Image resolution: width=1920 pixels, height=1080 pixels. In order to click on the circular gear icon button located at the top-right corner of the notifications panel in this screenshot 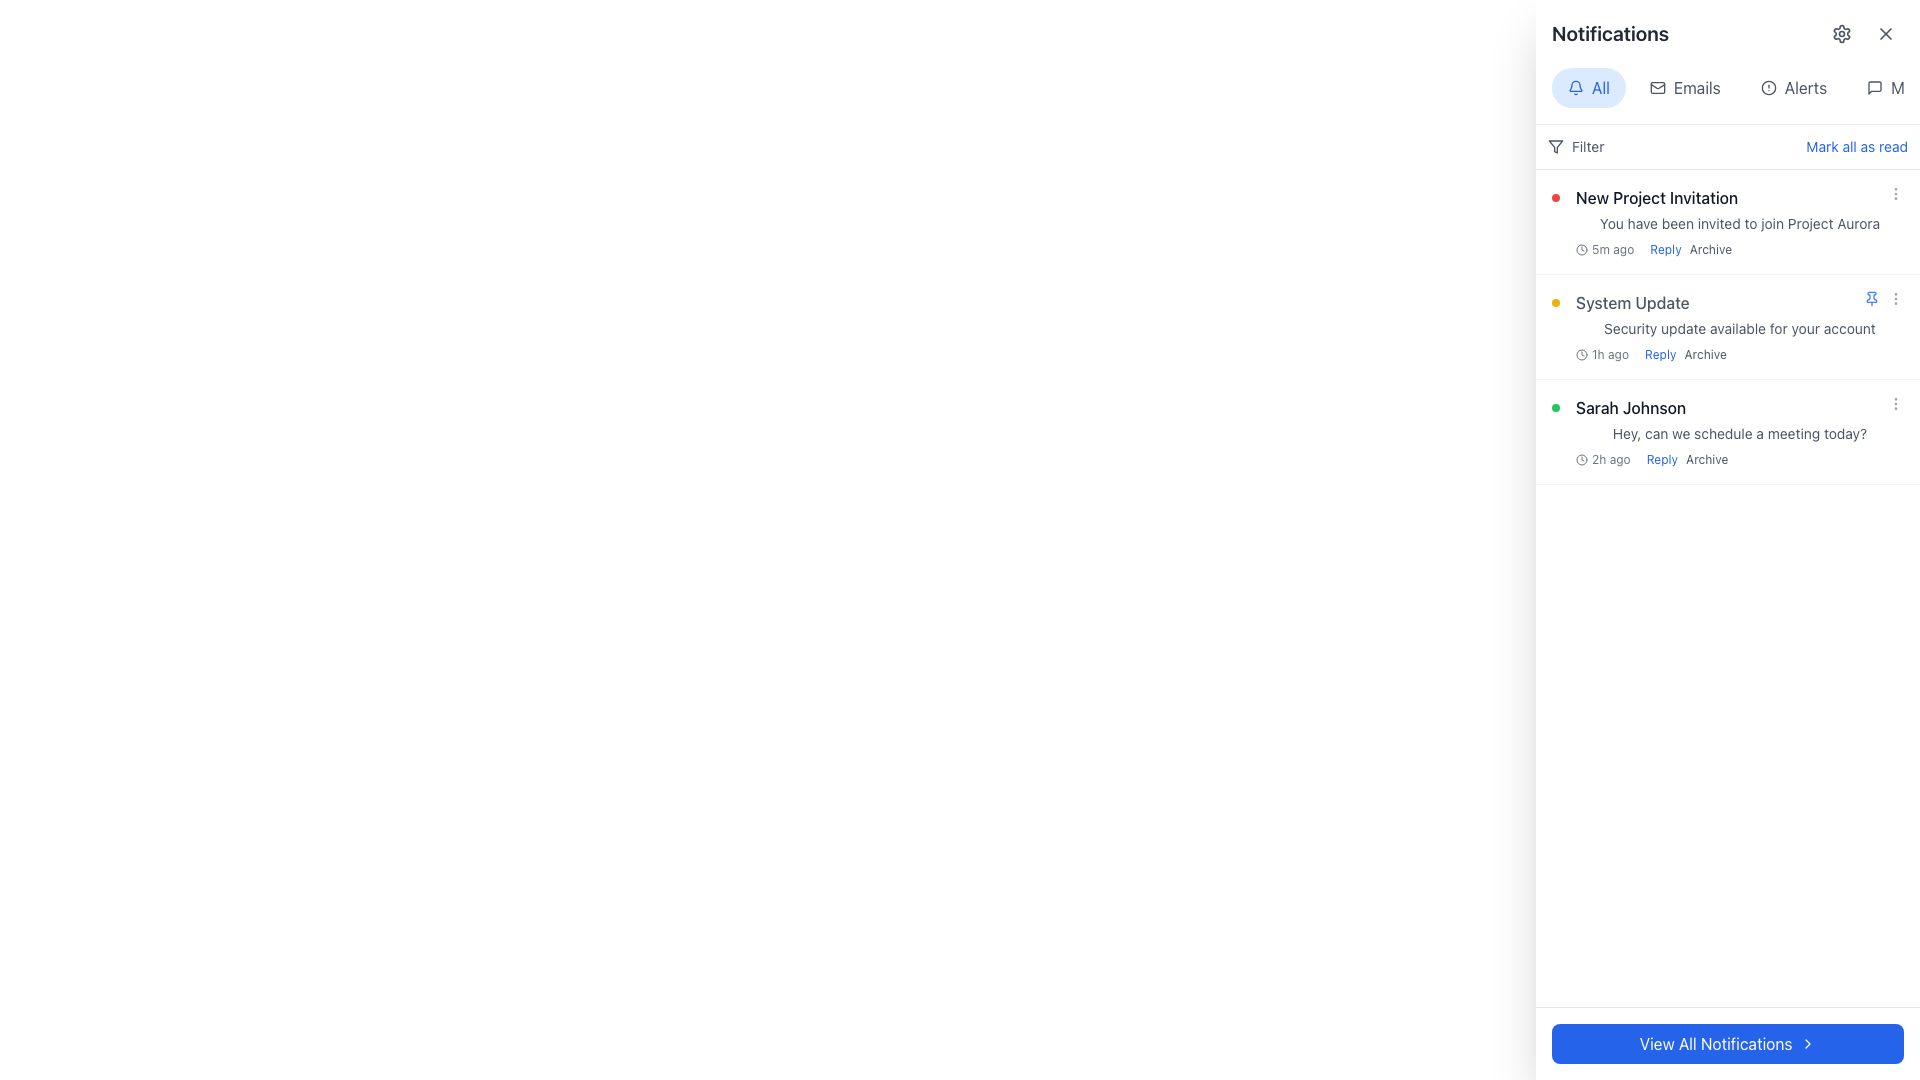, I will do `click(1841, 34)`.